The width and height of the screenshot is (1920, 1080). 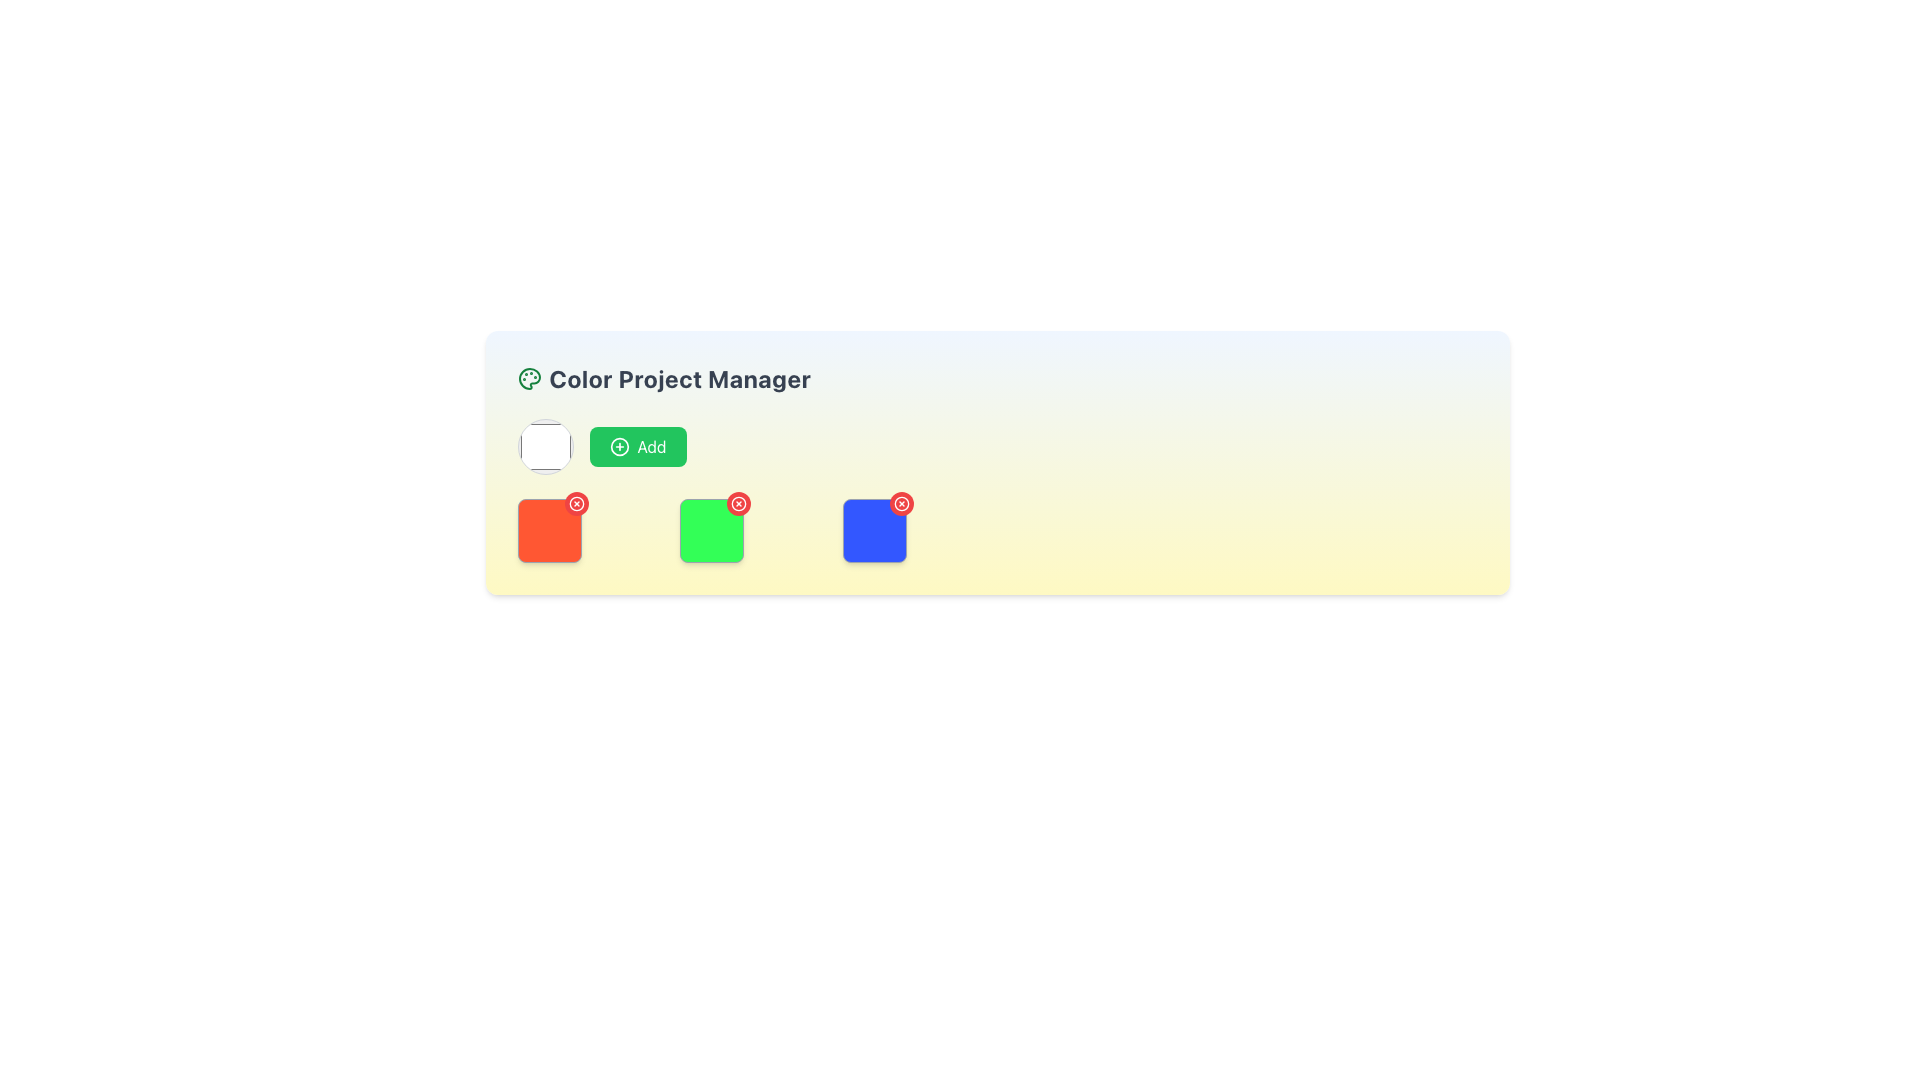 I want to click on the red close or edit button located at the top-right corner of the second selectable color box component in the grid layout to observe its hover effect, so click(x=712, y=530).